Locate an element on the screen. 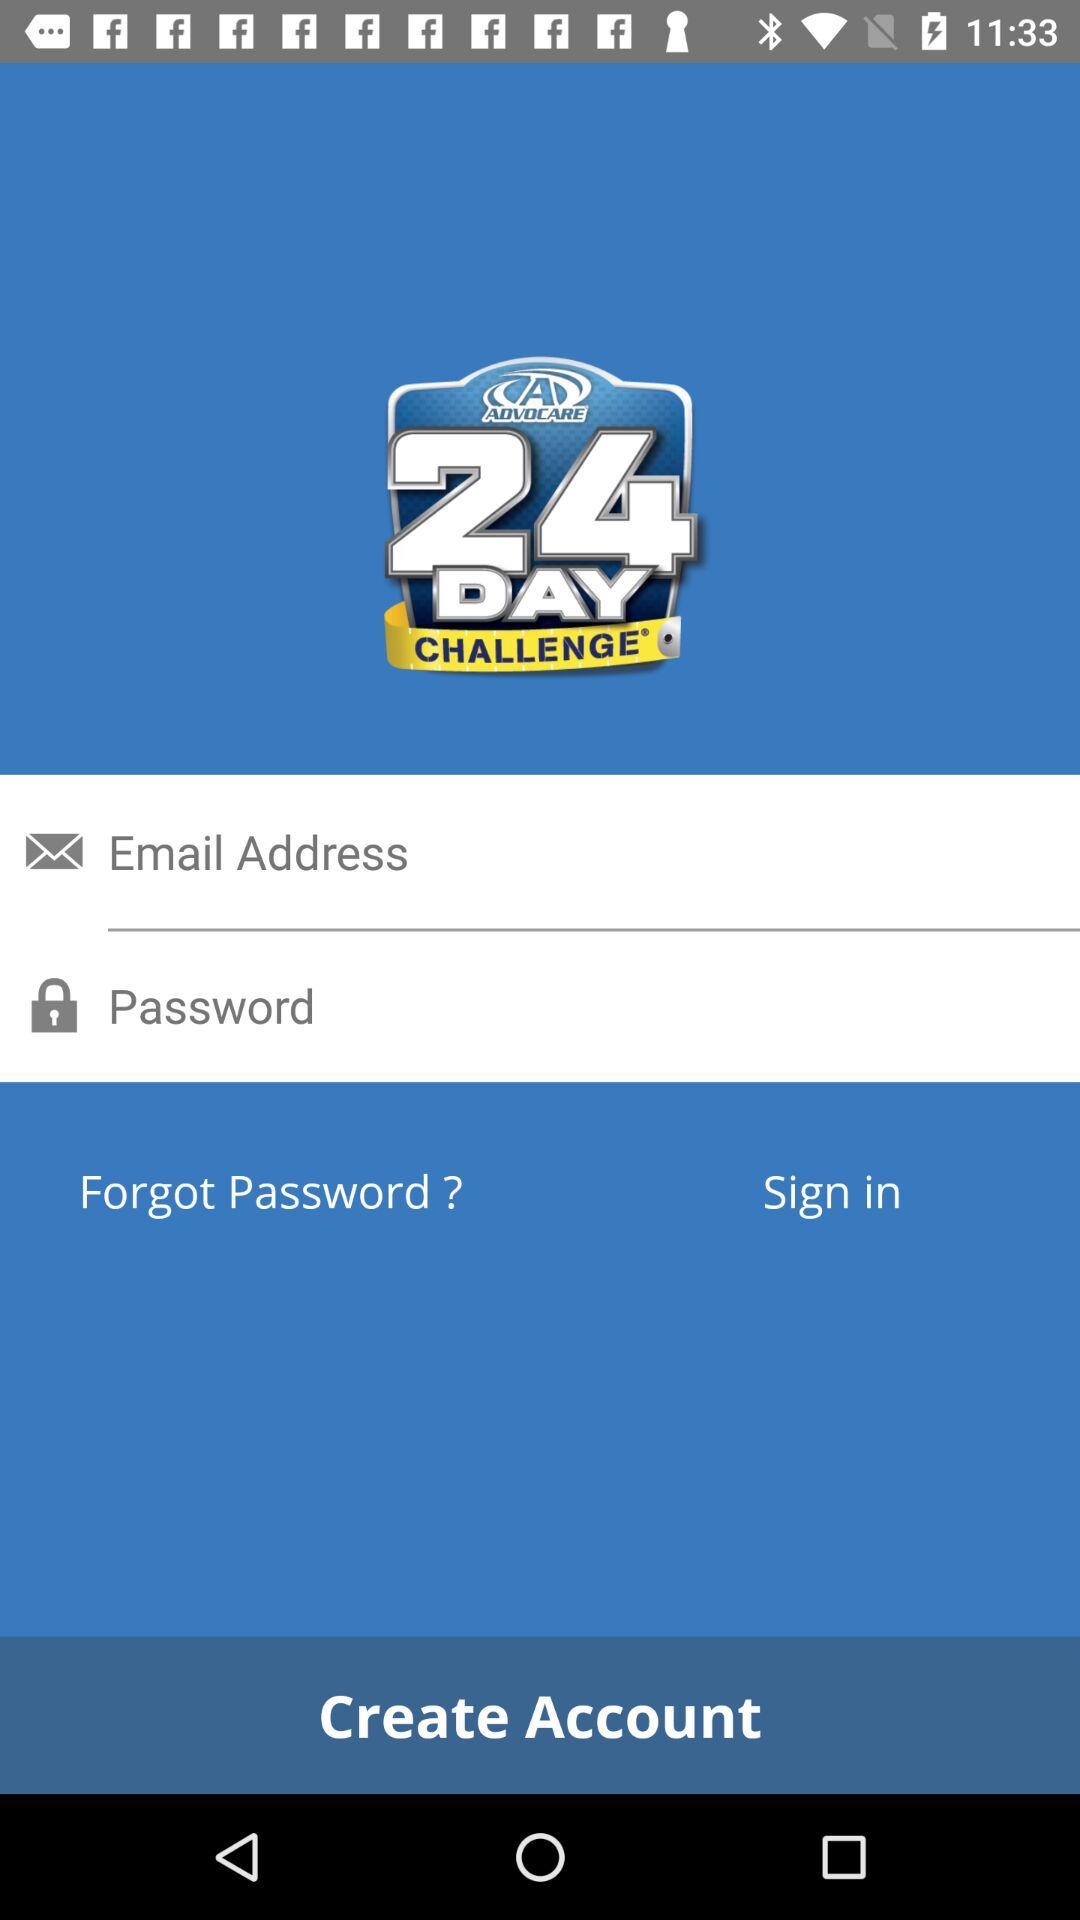 This screenshot has height=1920, width=1080. the create account is located at coordinates (540, 1714).